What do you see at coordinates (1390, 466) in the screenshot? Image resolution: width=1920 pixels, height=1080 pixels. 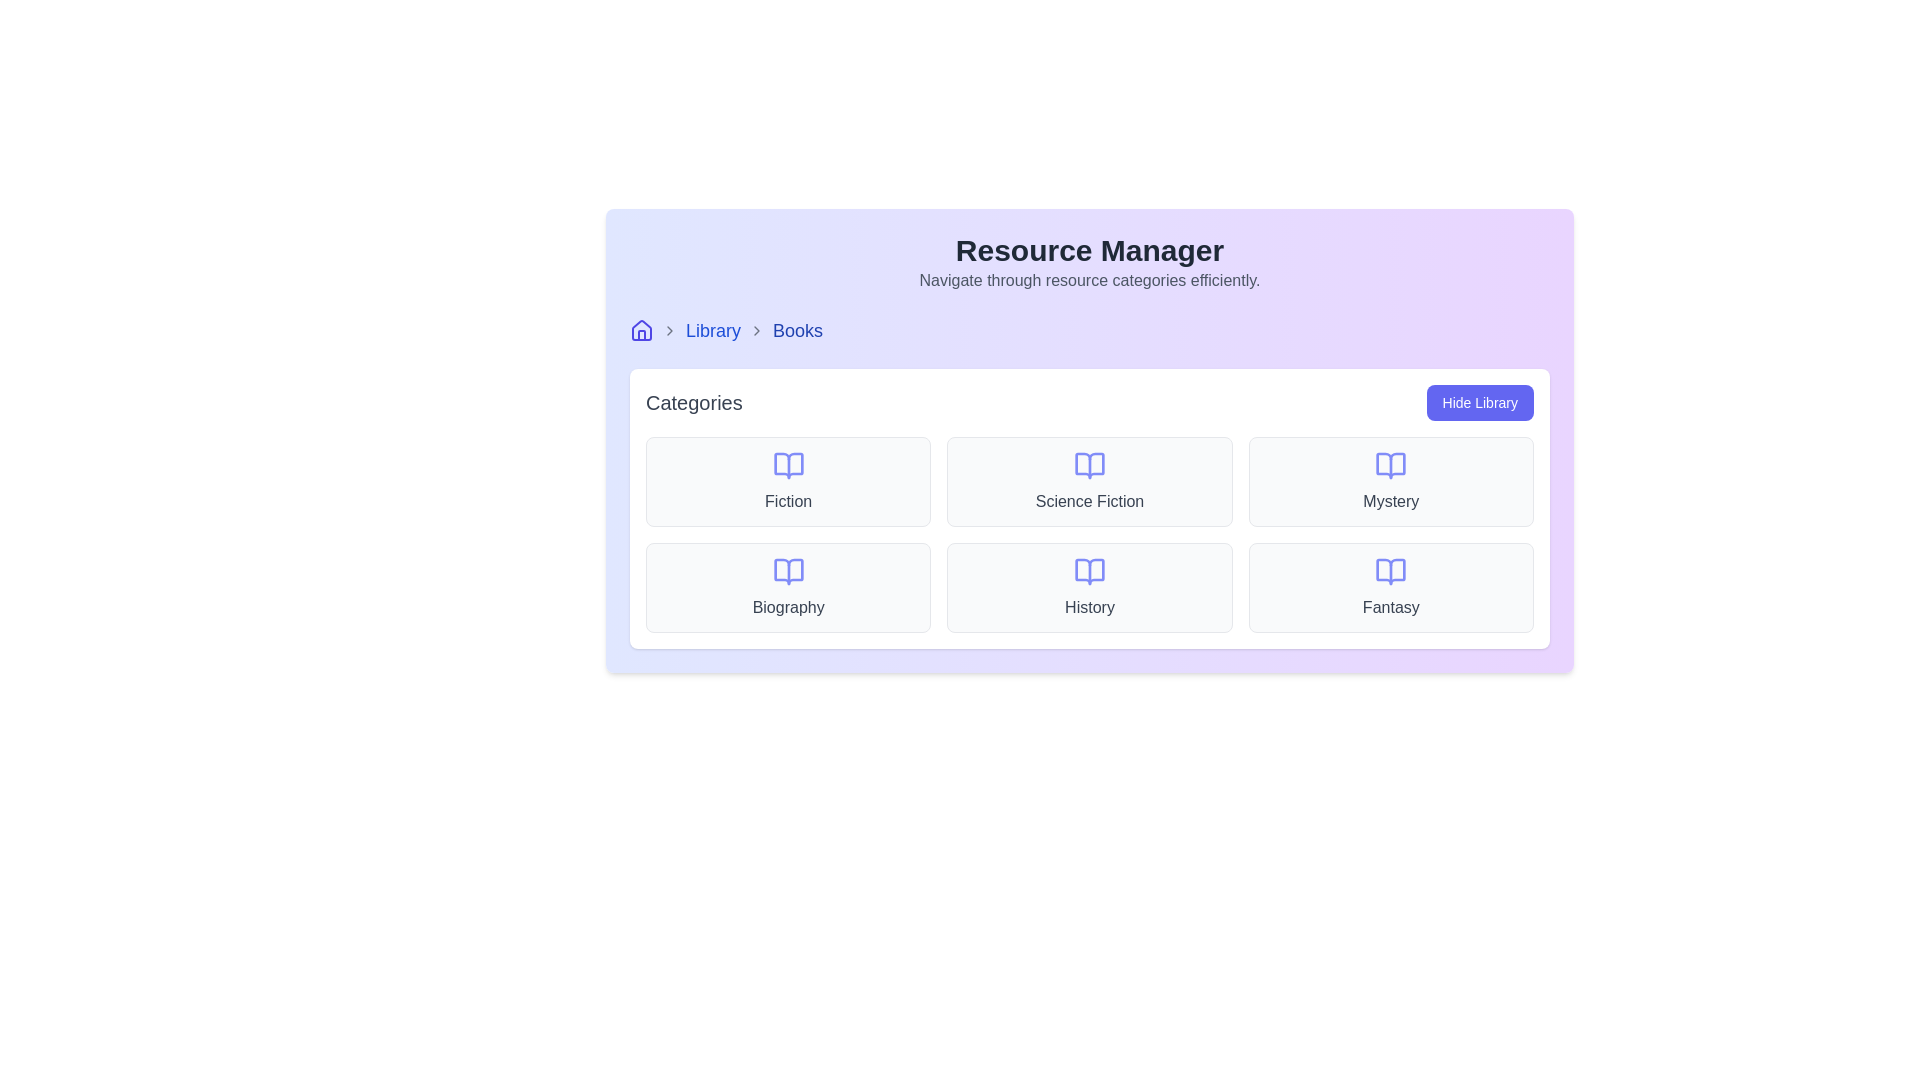 I see `Vector graphic icon representing the 'Mystery' category in the resource management interface to understand its details` at bounding box center [1390, 466].